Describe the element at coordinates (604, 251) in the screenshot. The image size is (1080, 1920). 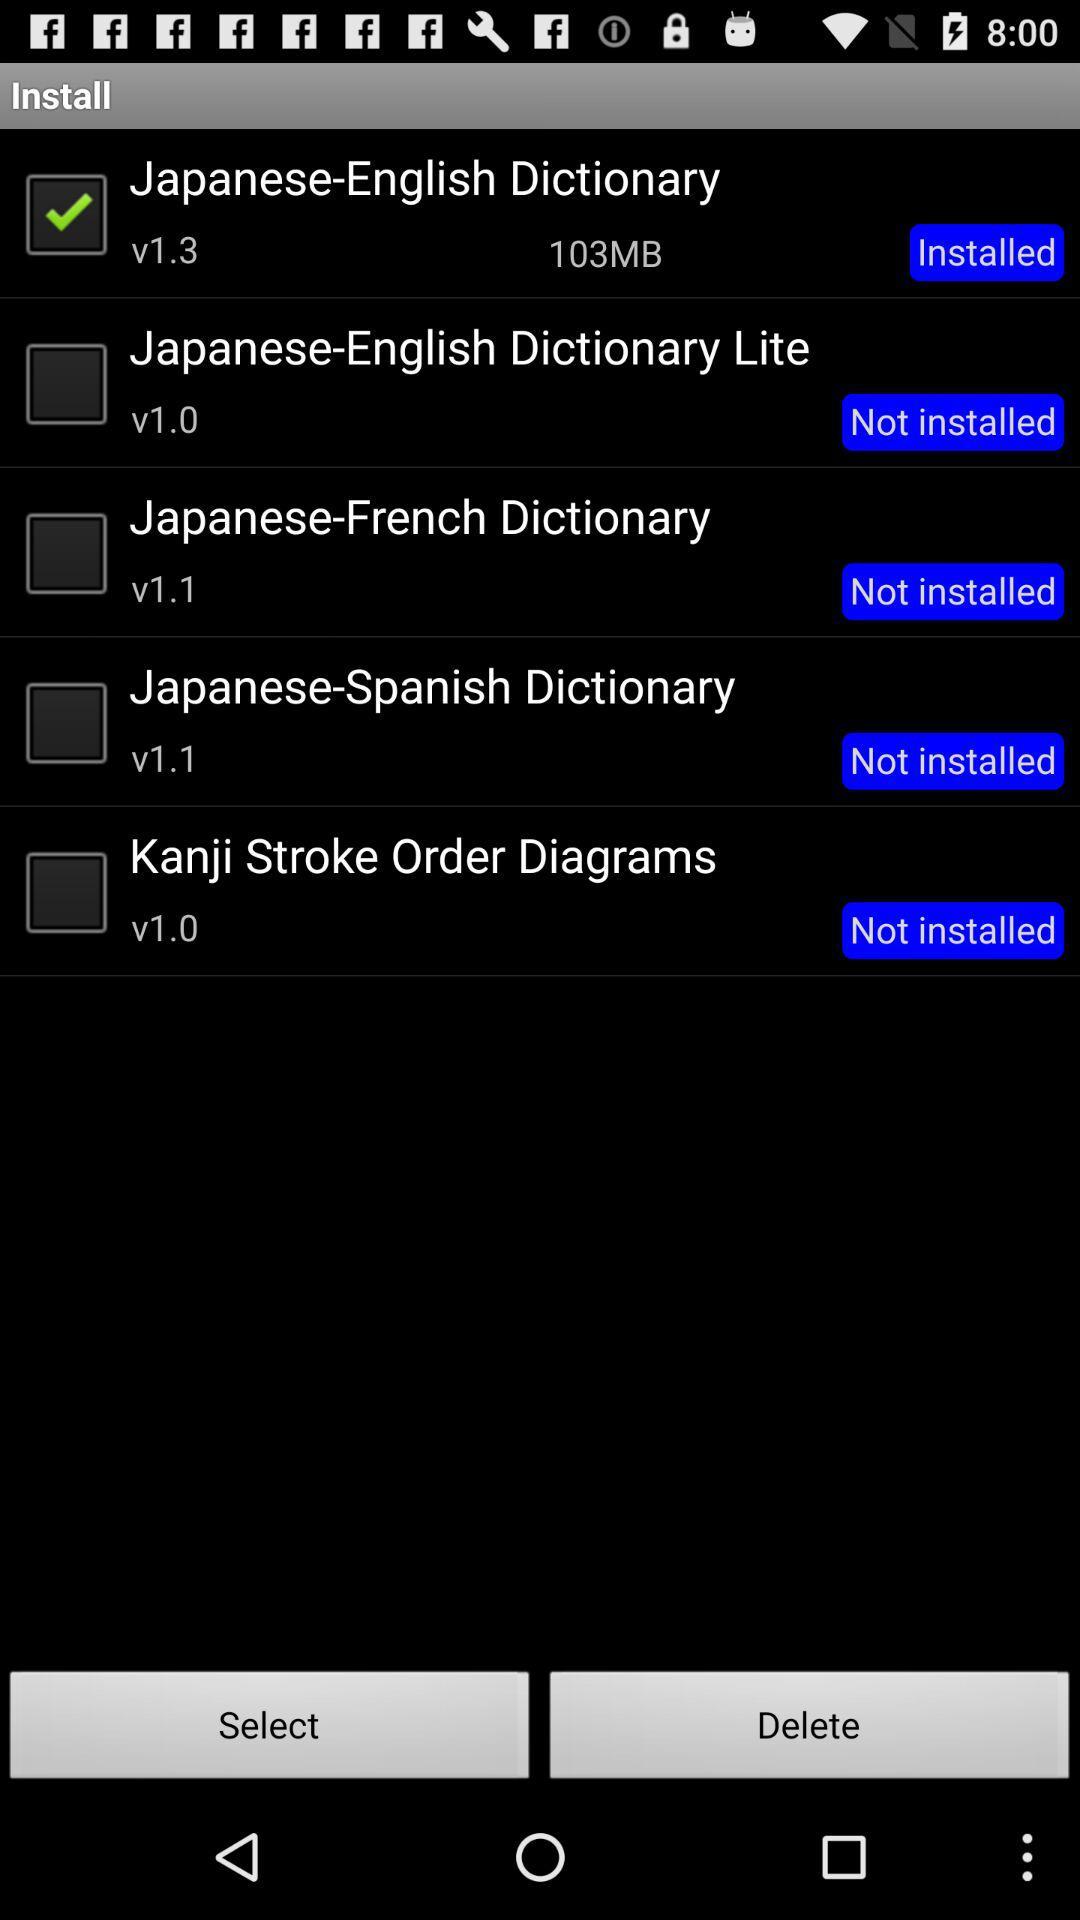
I see `103mb item` at that location.